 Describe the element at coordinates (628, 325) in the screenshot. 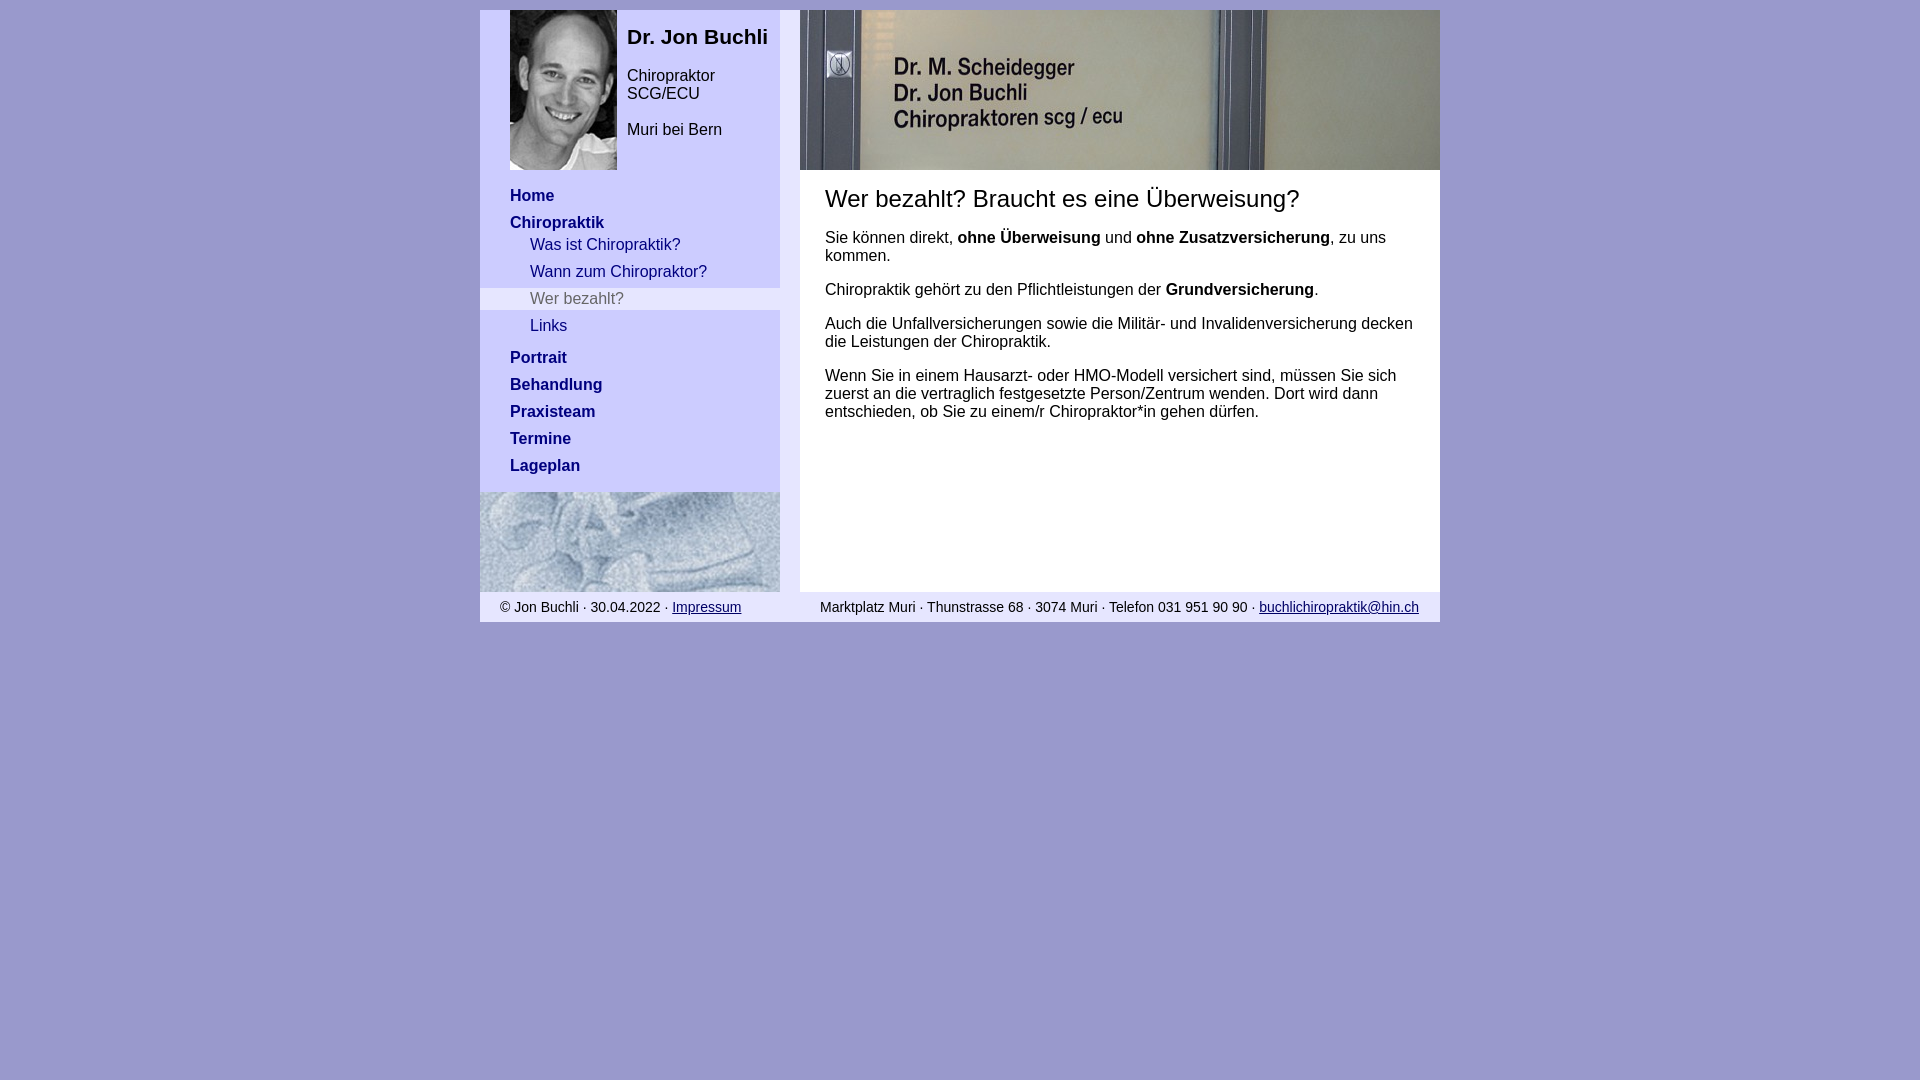

I see `'Links'` at that location.